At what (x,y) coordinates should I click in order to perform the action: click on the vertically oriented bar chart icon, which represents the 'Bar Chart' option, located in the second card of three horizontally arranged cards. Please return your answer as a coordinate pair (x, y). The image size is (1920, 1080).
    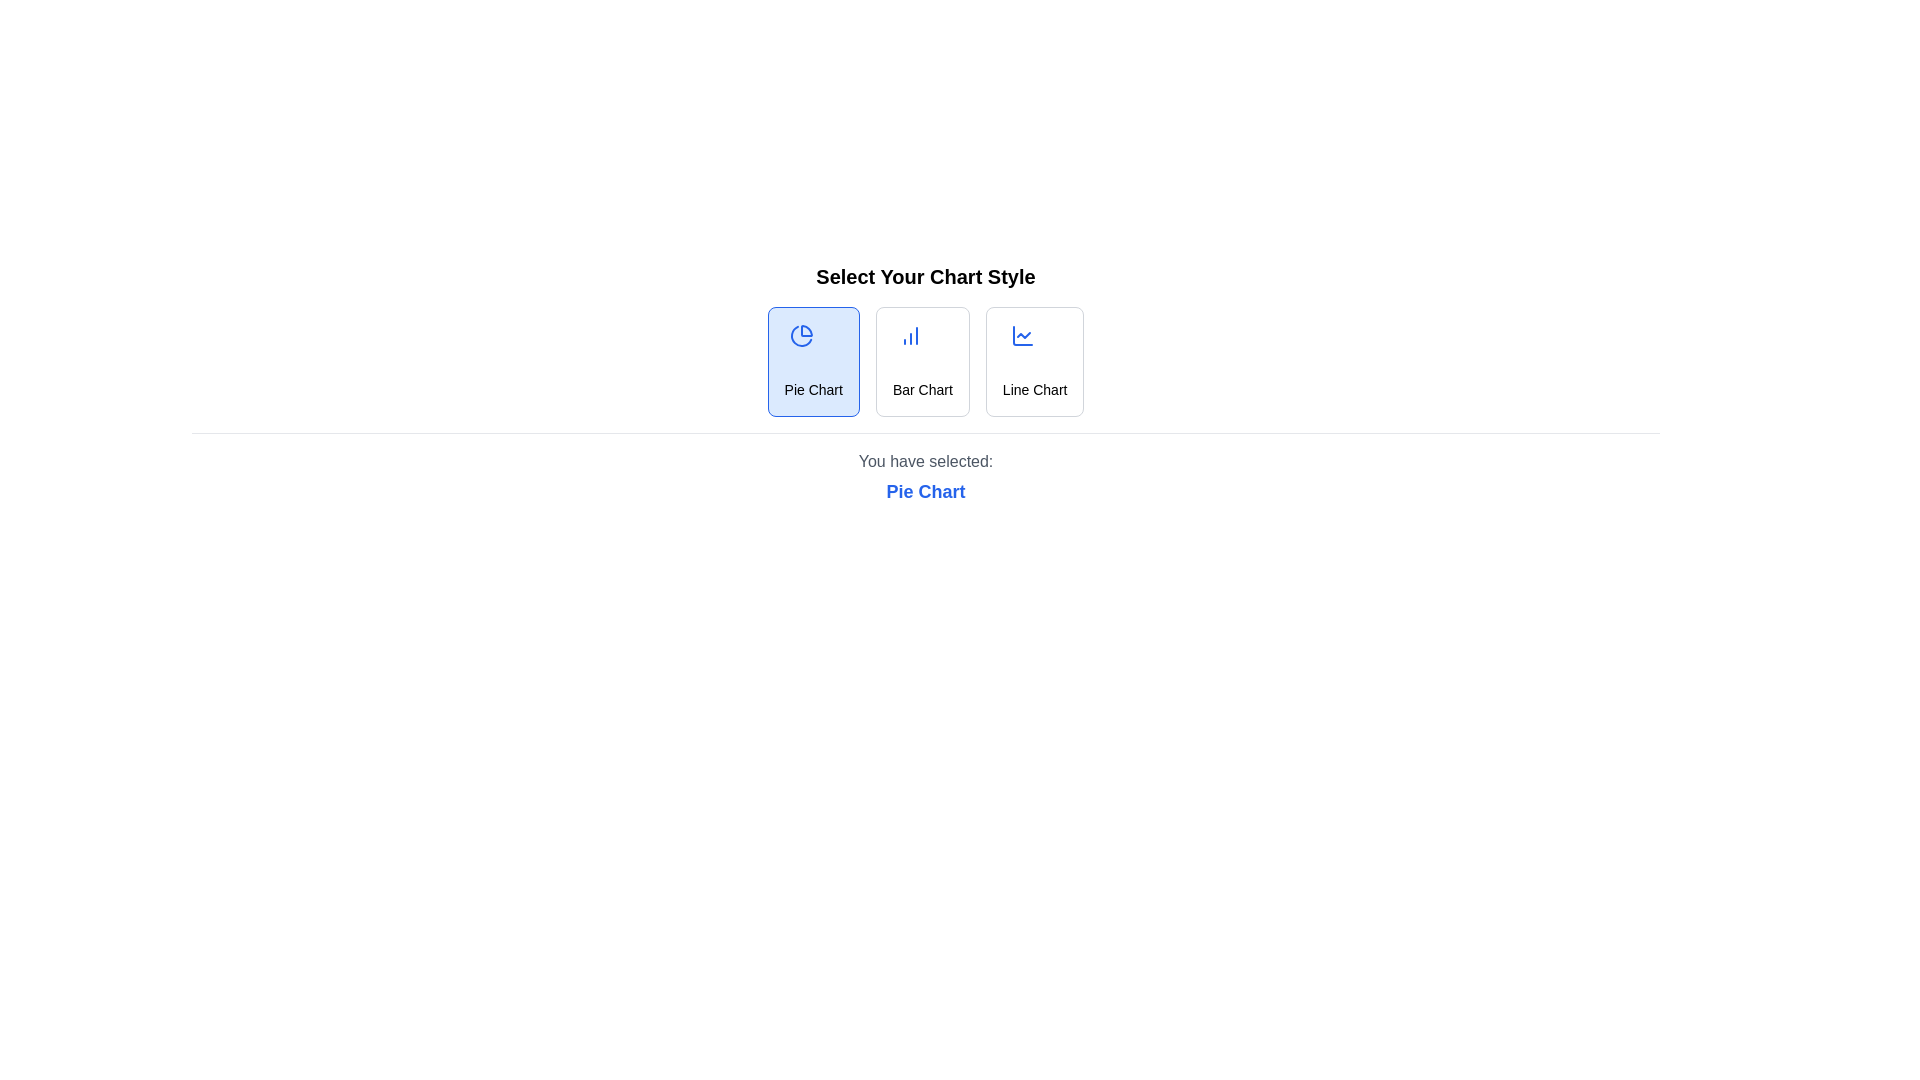
    Looking at the image, I should click on (909, 334).